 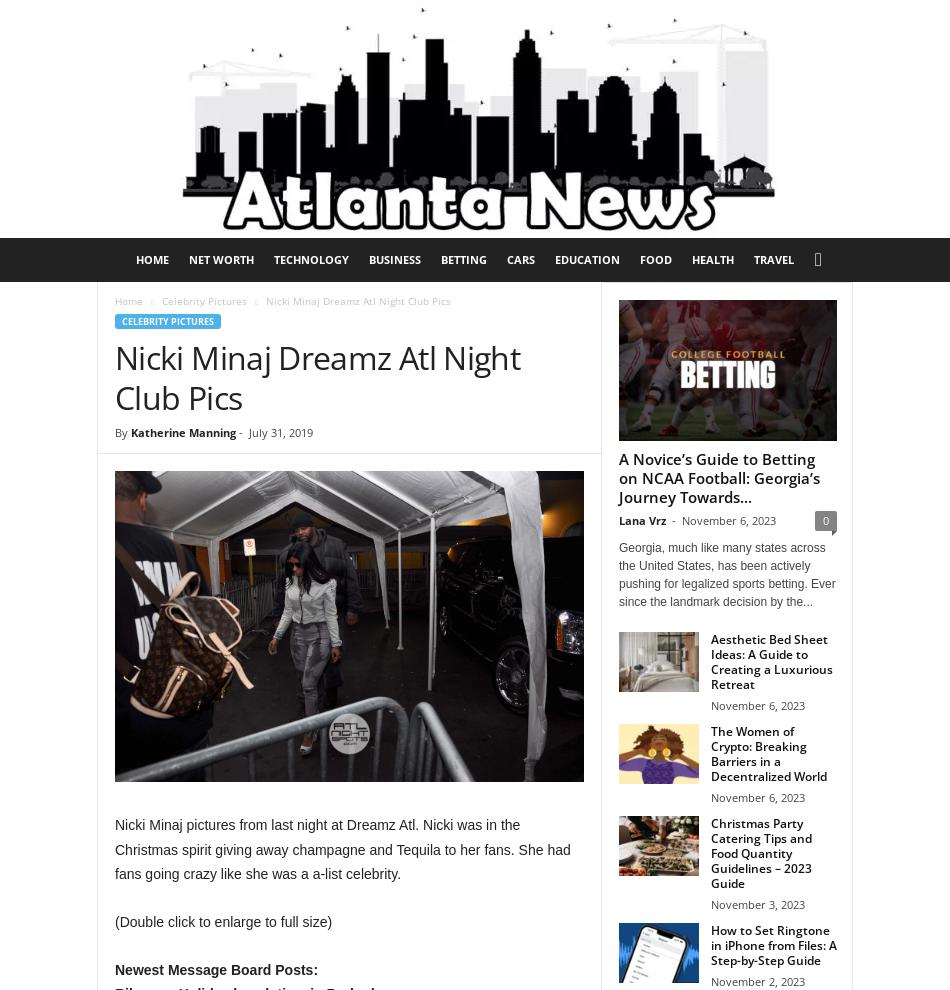 I want to click on 'How to Set Ringtone in iPhone from Files: A Step-by-Step Guide', so click(x=772, y=945).